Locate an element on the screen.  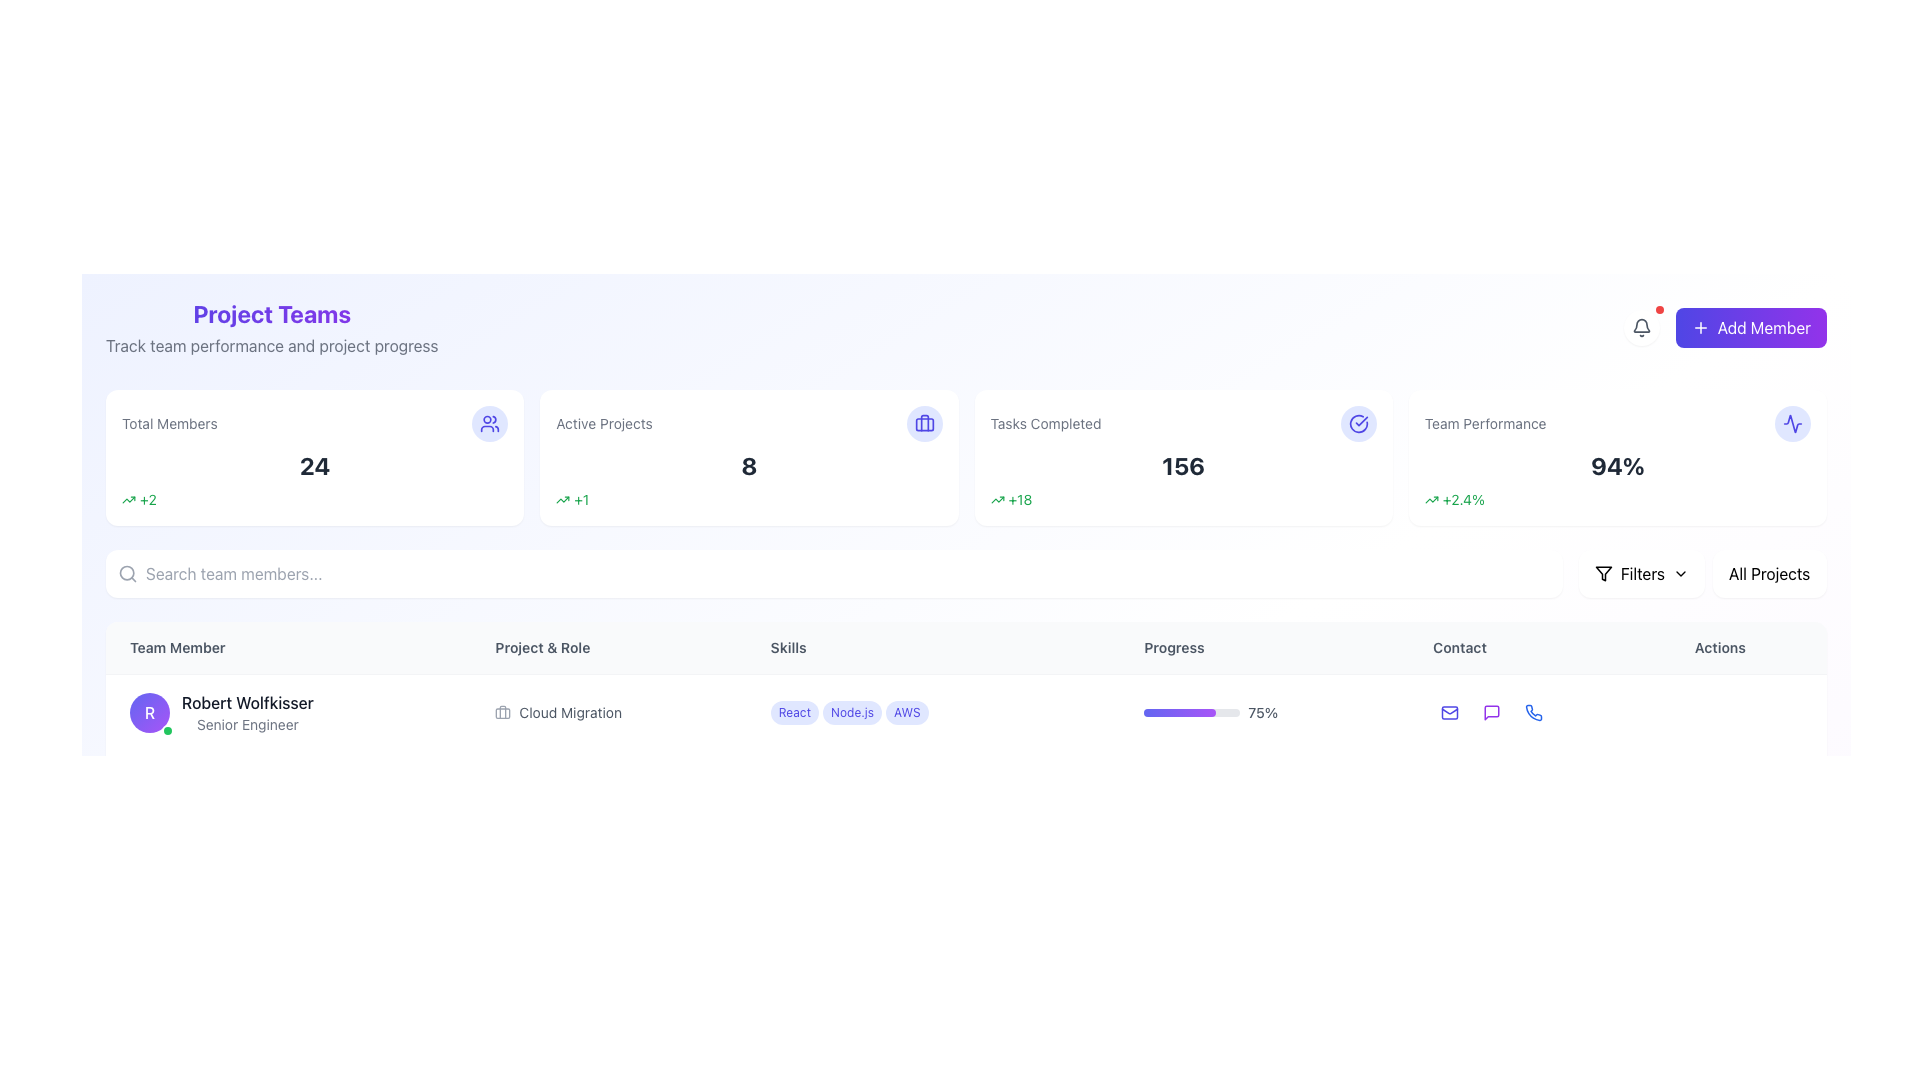
the outlined purple speech bubble icon located near the 'Contact' section is located at coordinates (1492, 712).